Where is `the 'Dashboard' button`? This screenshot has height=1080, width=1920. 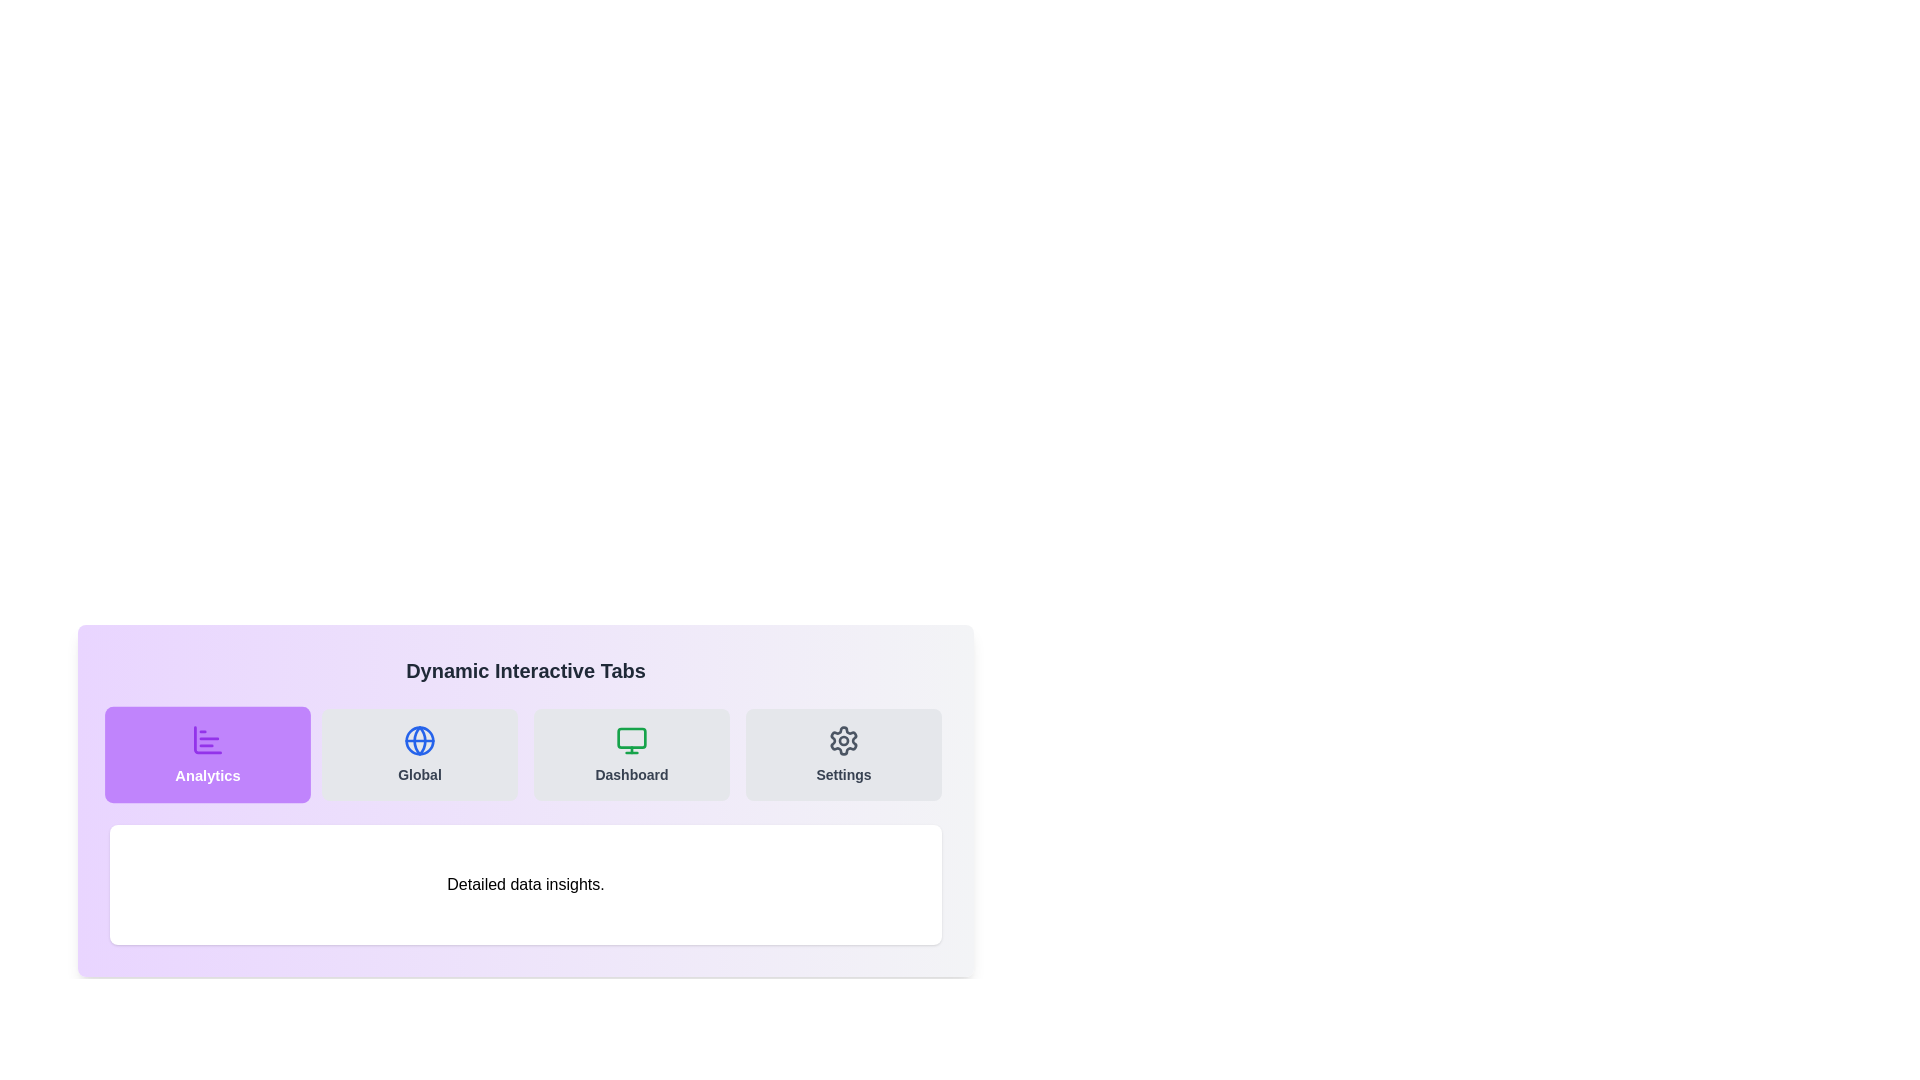
the 'Dashboard' button is located at coordinates (631, 755).